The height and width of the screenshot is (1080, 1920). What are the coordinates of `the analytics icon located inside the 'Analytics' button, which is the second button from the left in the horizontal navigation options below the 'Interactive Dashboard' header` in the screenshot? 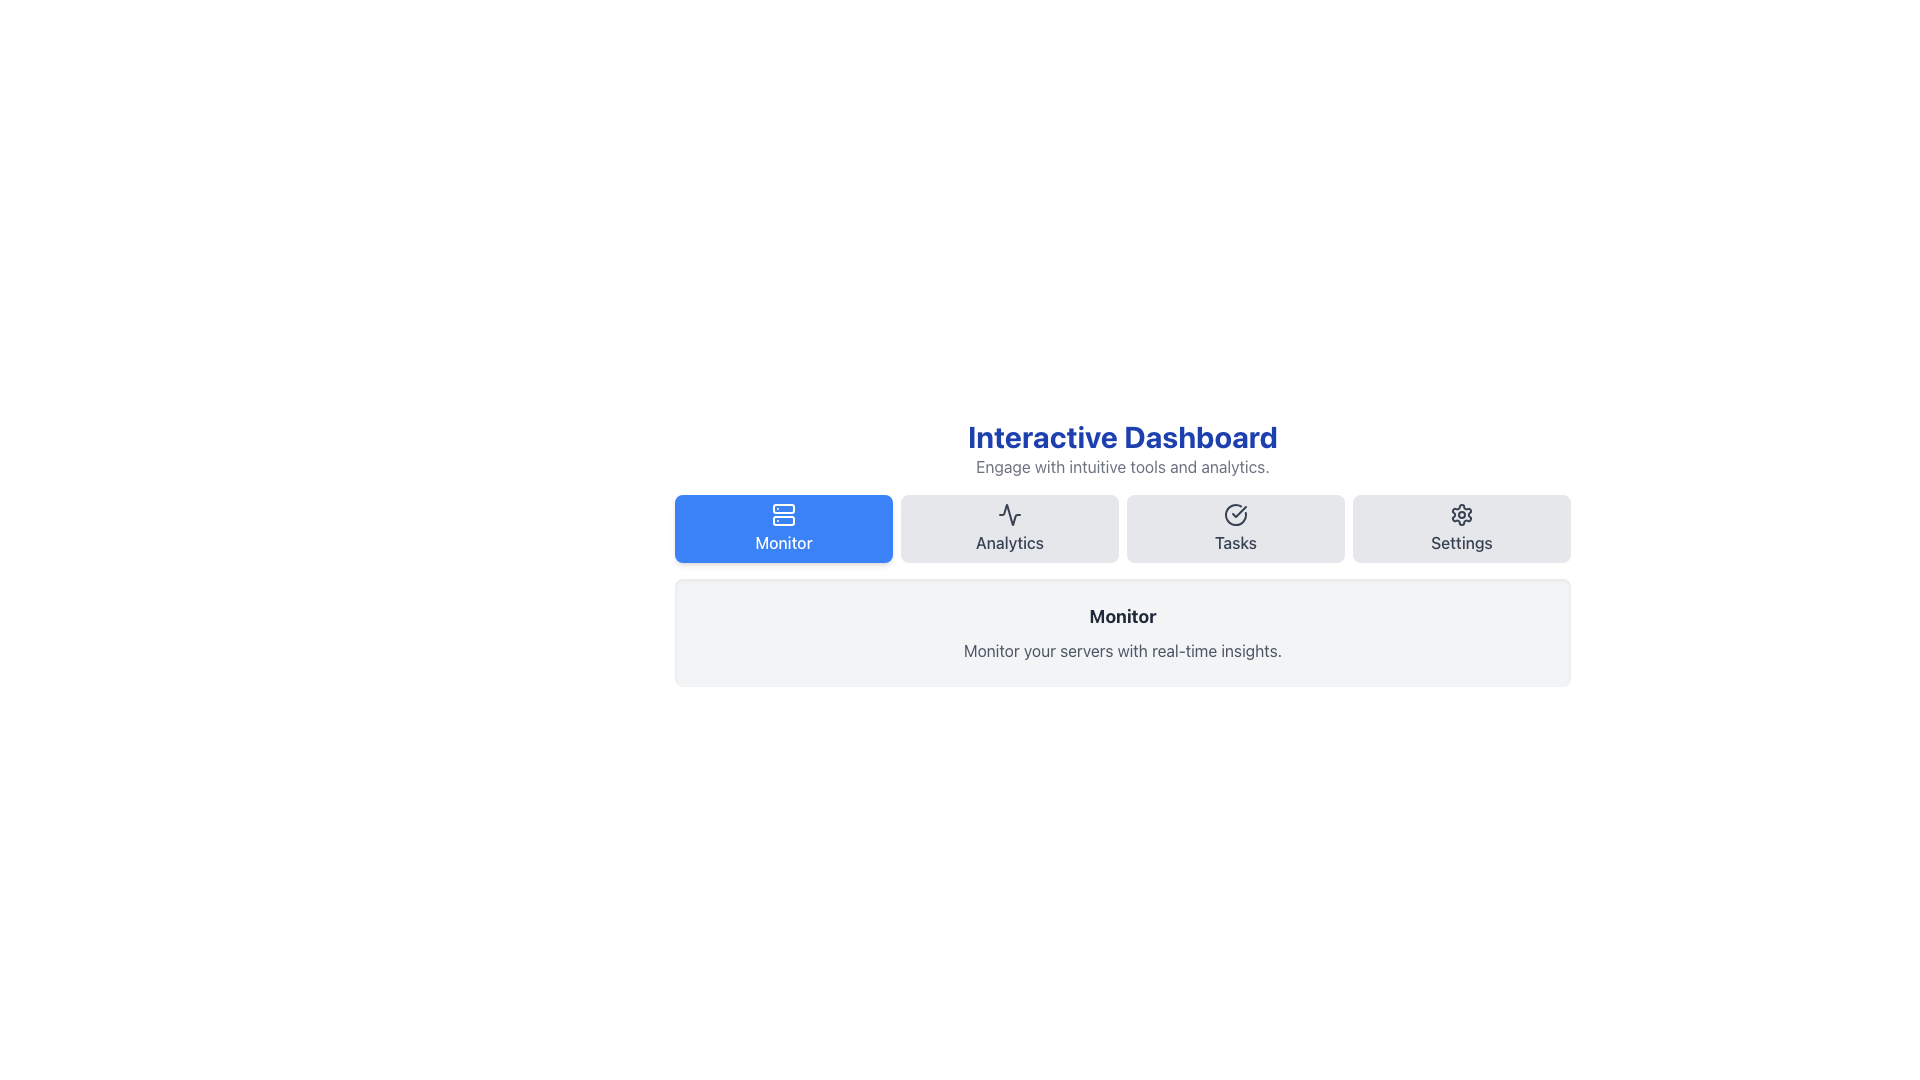 It's located at (1009, 514).